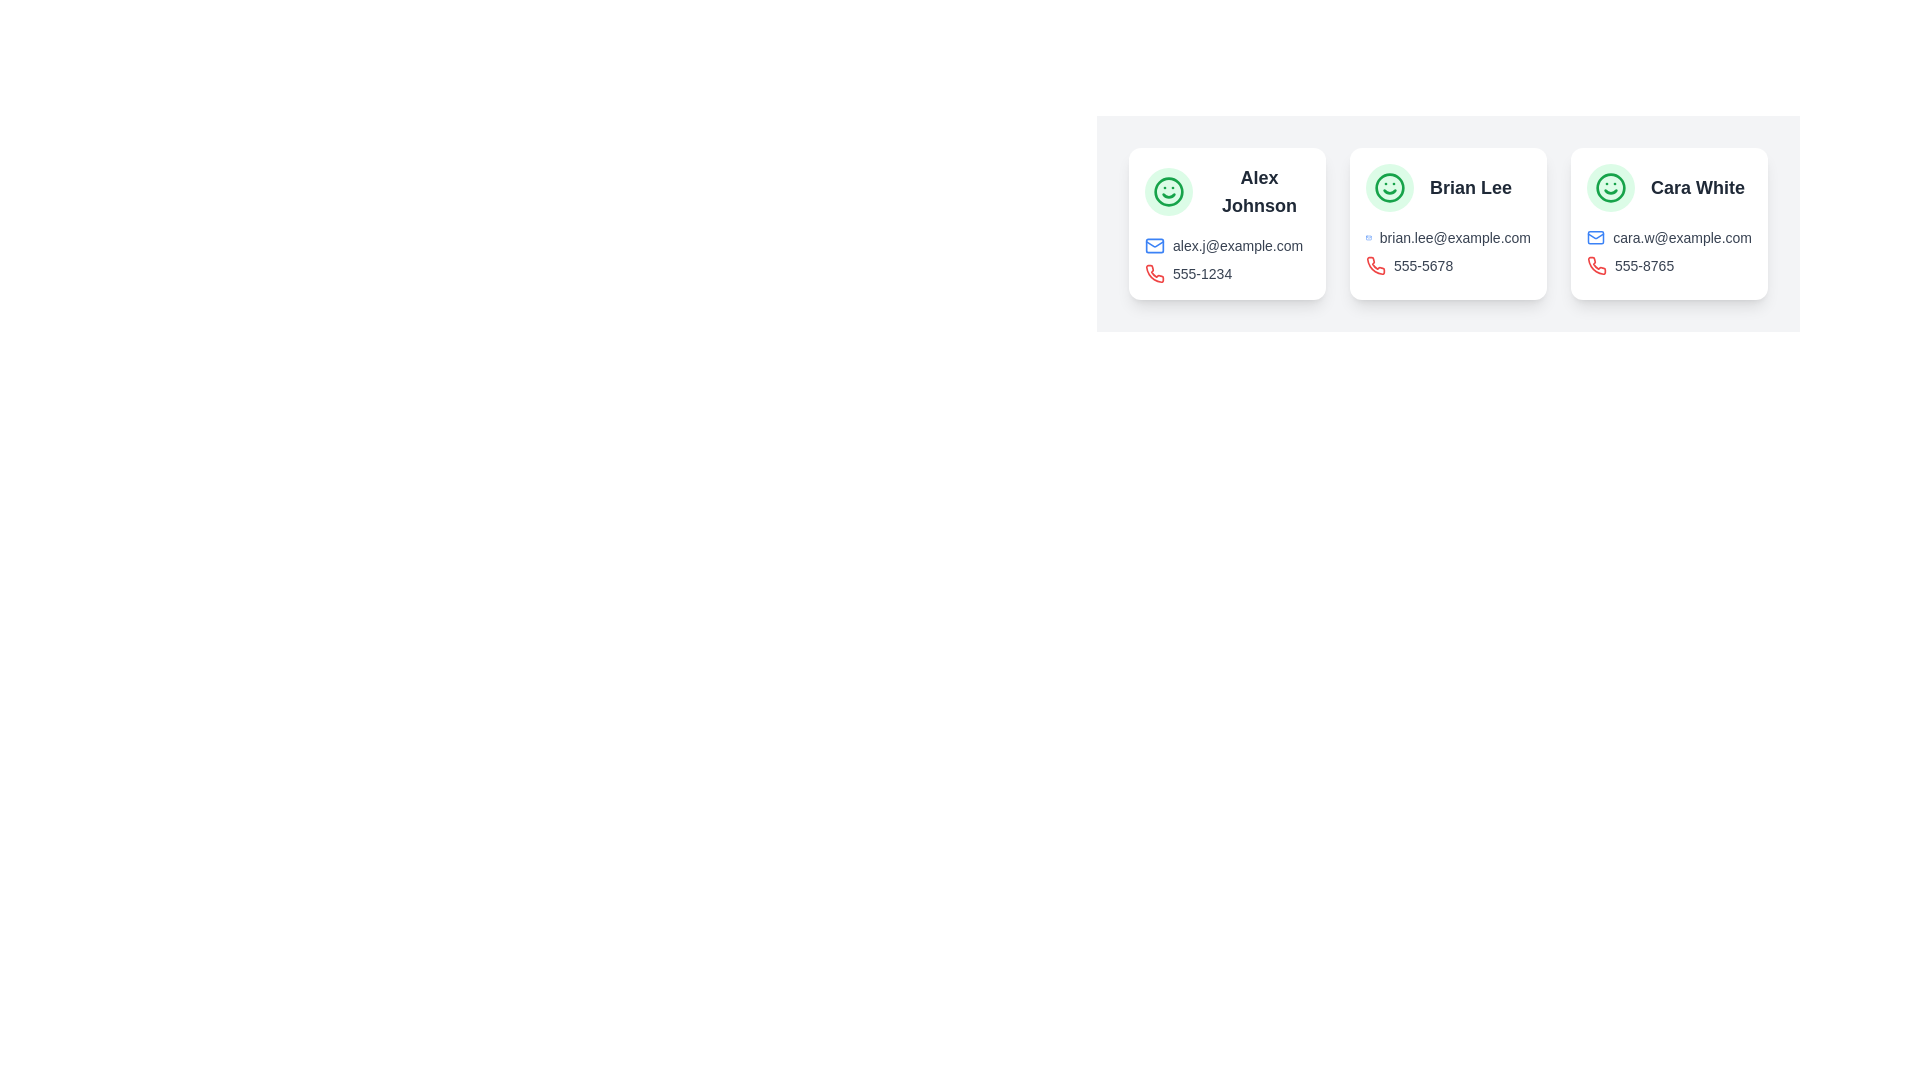 The image size is (1920, 1080). What do you see at coordinates (1471, 188) in the screenshot?
I see `the text content of the label displaying the name 'Brian Lee', which is styled in a bold font with dark gray color on a light background, located in the middle card of three profile cards` at bounding box center [1471, 188].